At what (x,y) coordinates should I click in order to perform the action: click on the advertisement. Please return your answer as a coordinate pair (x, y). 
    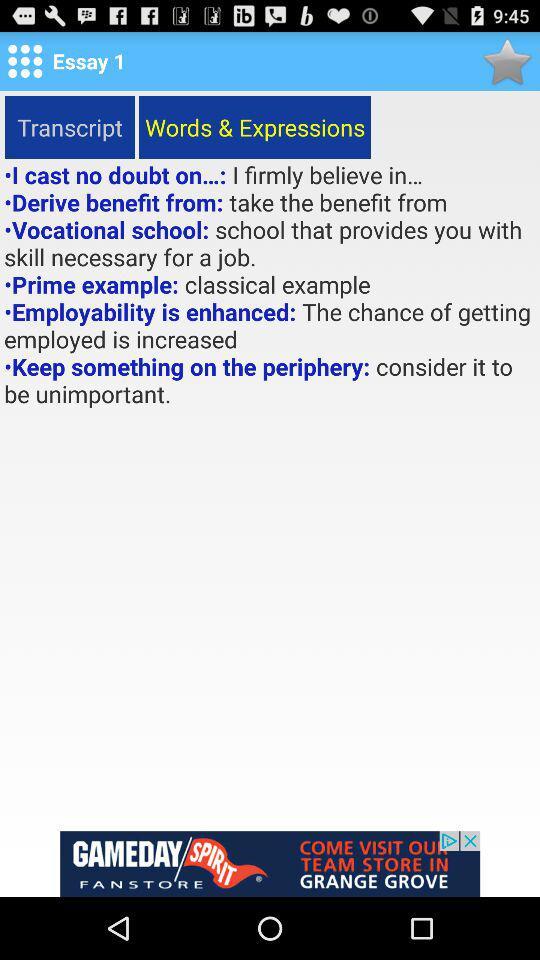
    Looking at the image, I should click on (270, 863).